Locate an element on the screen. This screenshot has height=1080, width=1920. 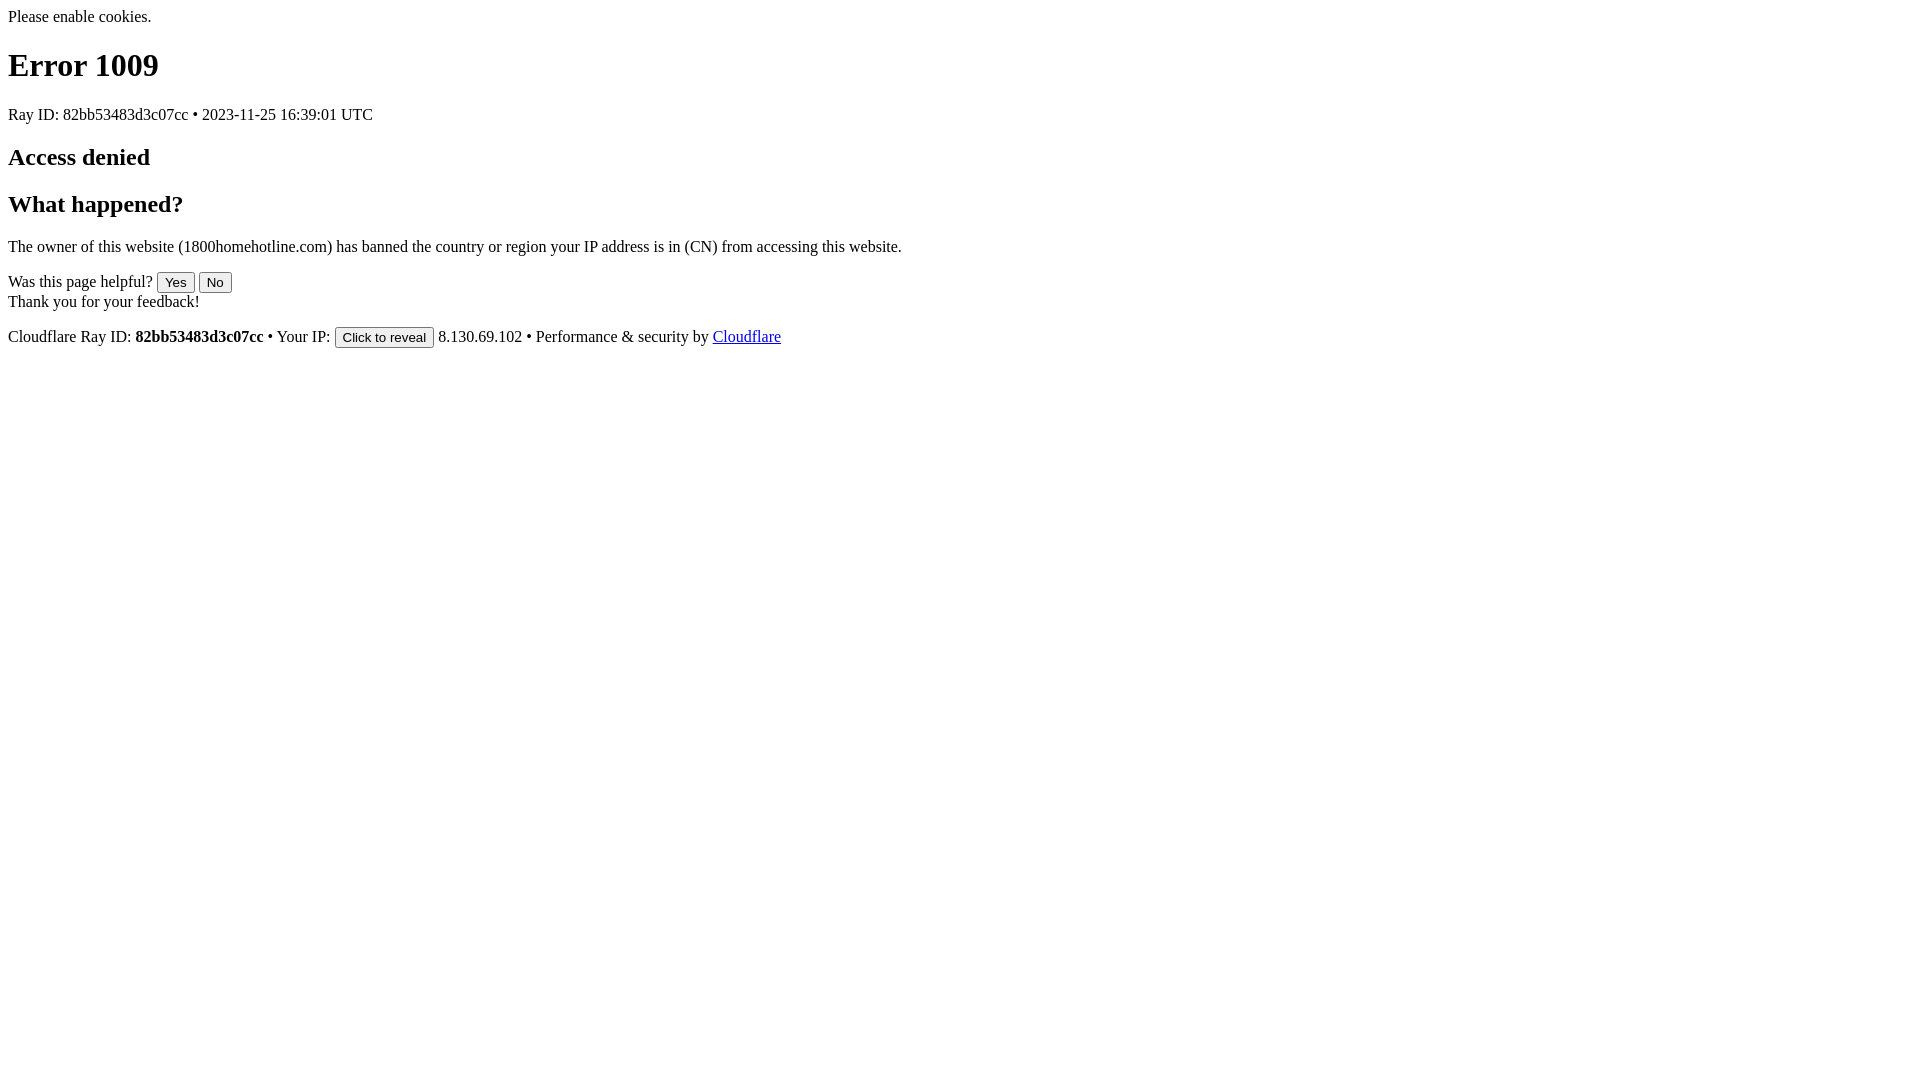
'Click to reveal' is located at coordinates (384, 336).